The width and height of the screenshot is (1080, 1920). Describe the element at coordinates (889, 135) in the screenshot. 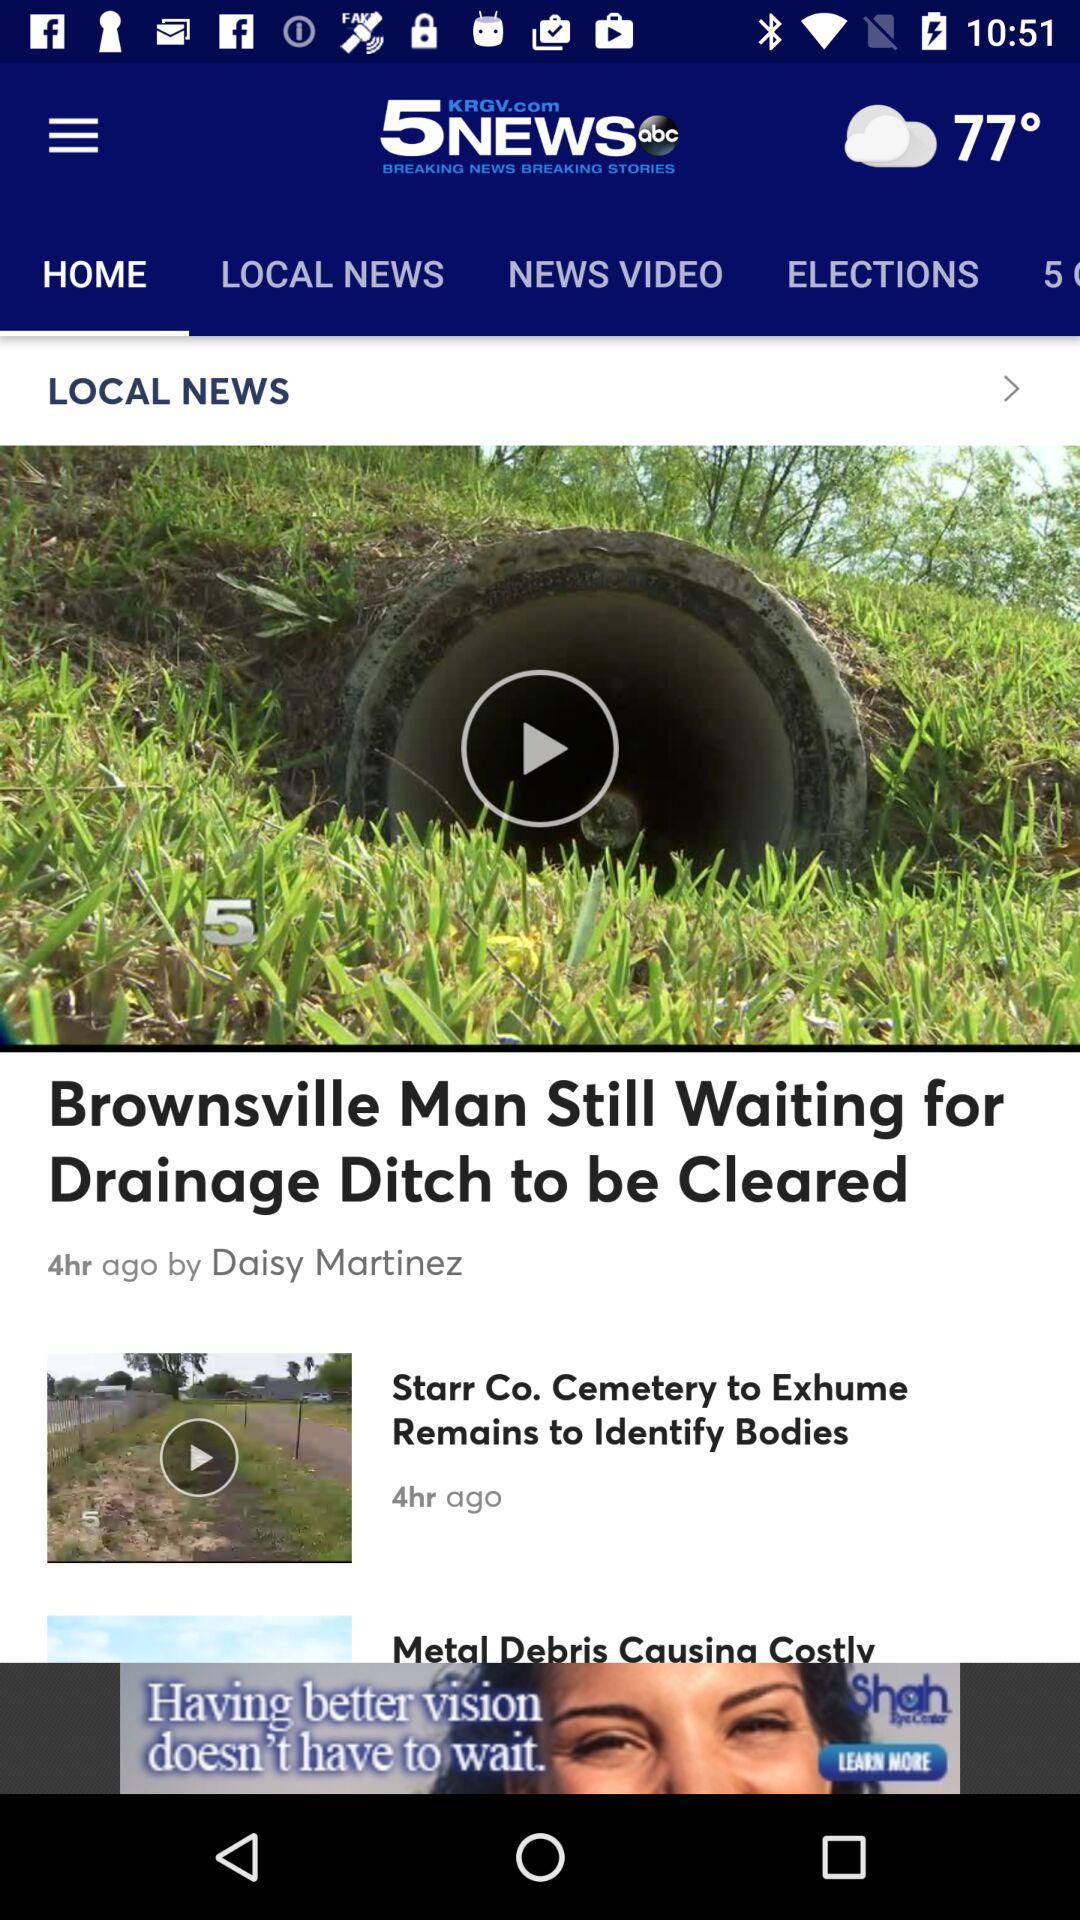

I see `option` at that location.